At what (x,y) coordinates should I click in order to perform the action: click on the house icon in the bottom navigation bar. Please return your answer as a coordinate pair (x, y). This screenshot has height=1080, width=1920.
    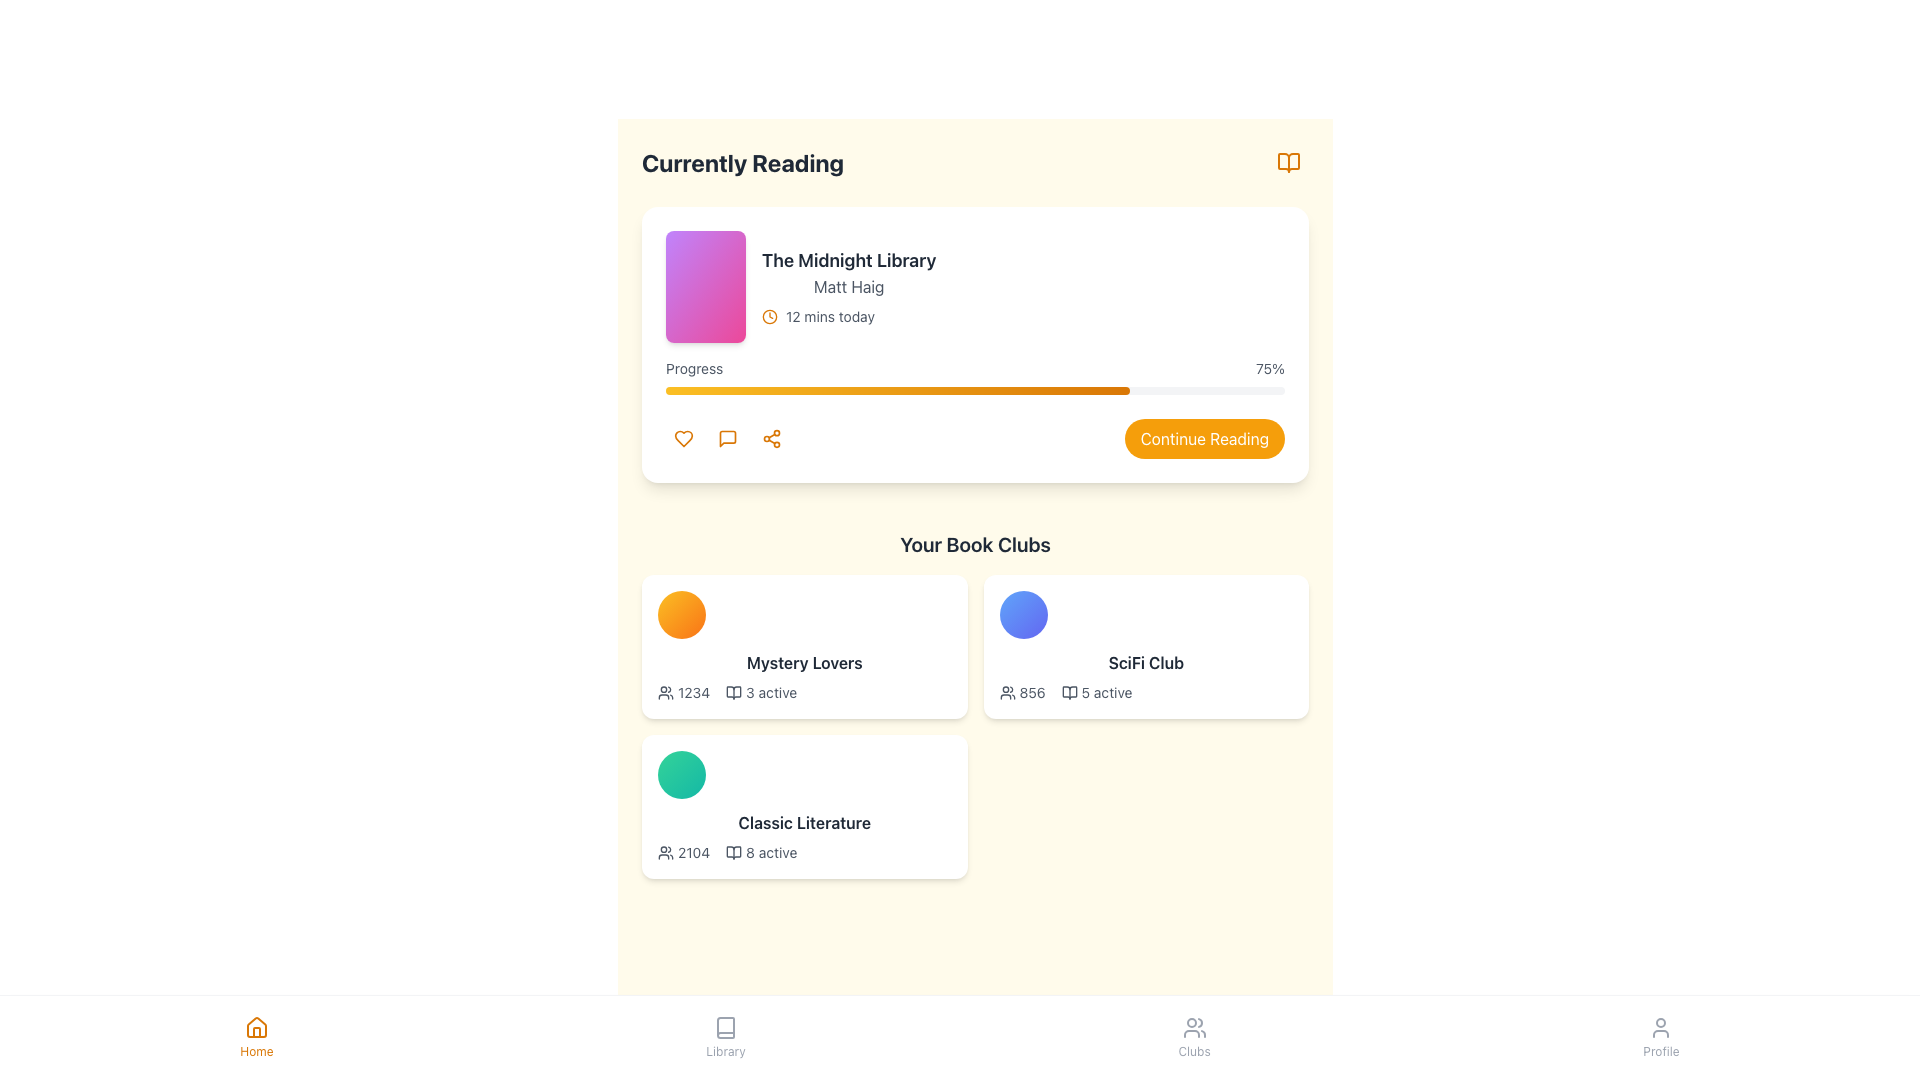
    Looking at the image, I should click on (255, 1028).